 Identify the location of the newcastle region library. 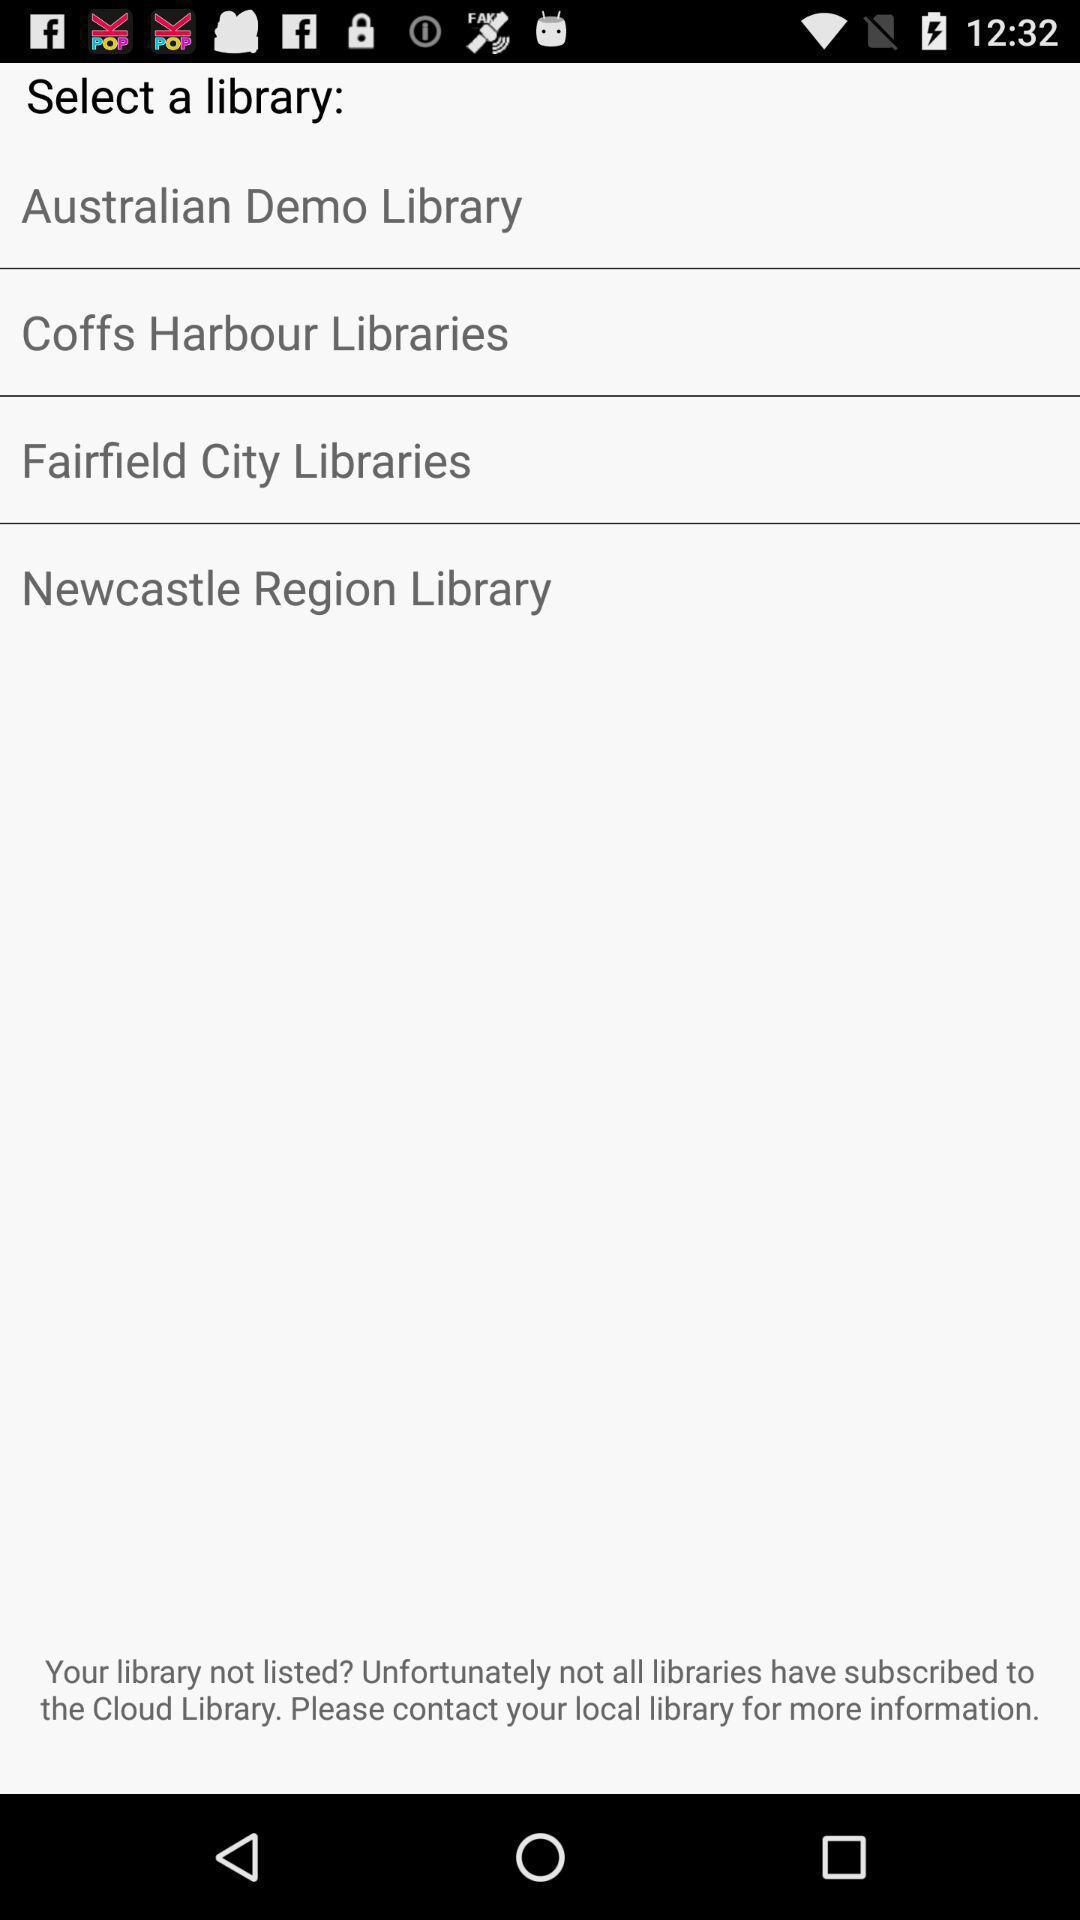
(540, 586).